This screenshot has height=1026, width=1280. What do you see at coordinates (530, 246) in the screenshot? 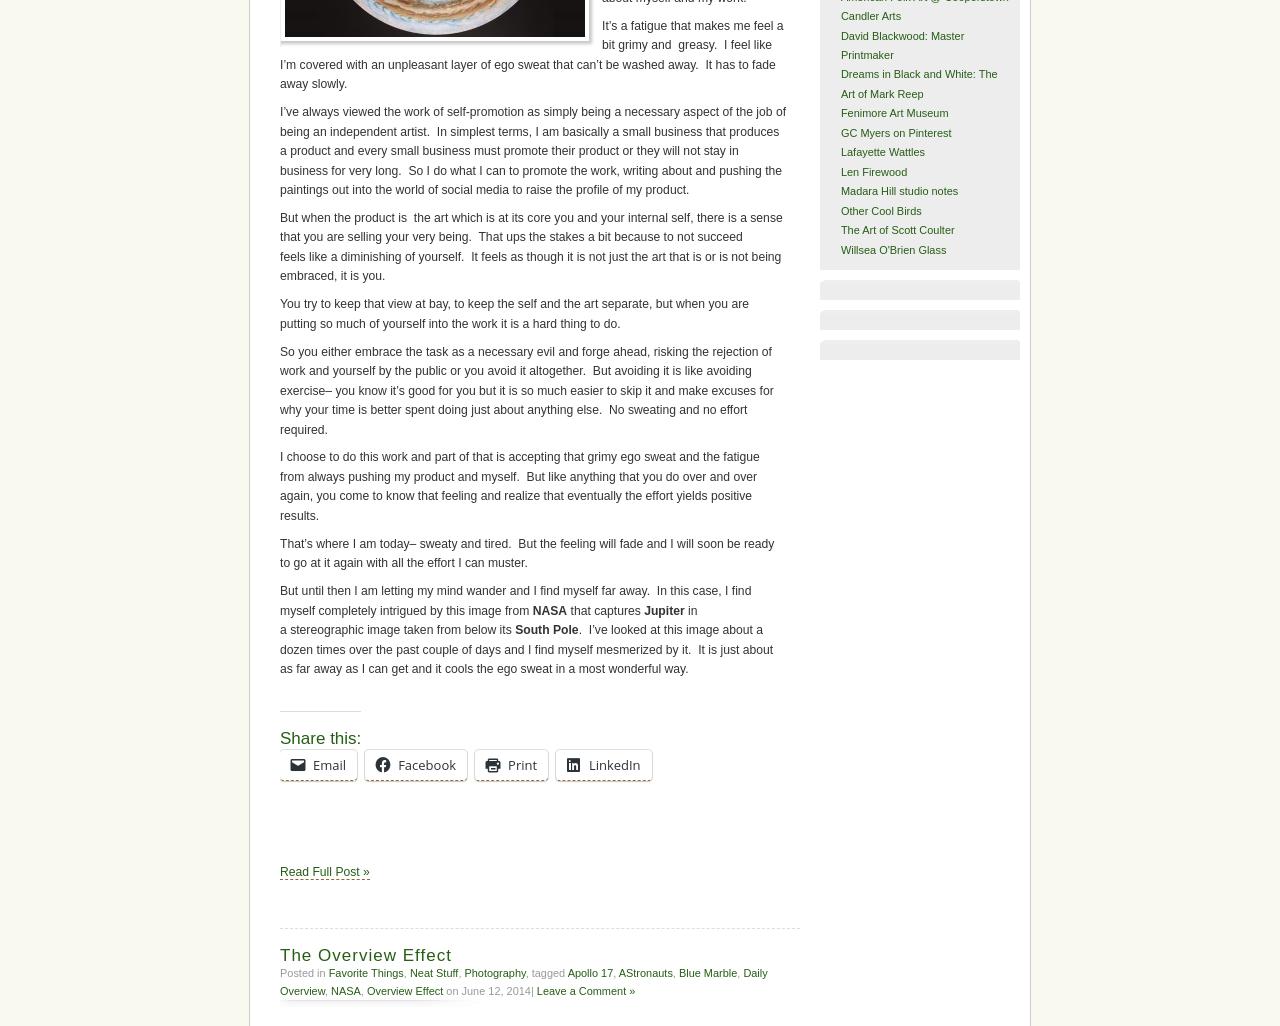
I see `'But when the product is  the art which is at its core you and your internal self, there is a sense that you are selling your very being.  That ups the stakes a bit because to not succeed feels like a diminishing of yourself.  It feels as though it is not just the art that is or is not being embraced, it is you.'` at bounding box center [530, 246].